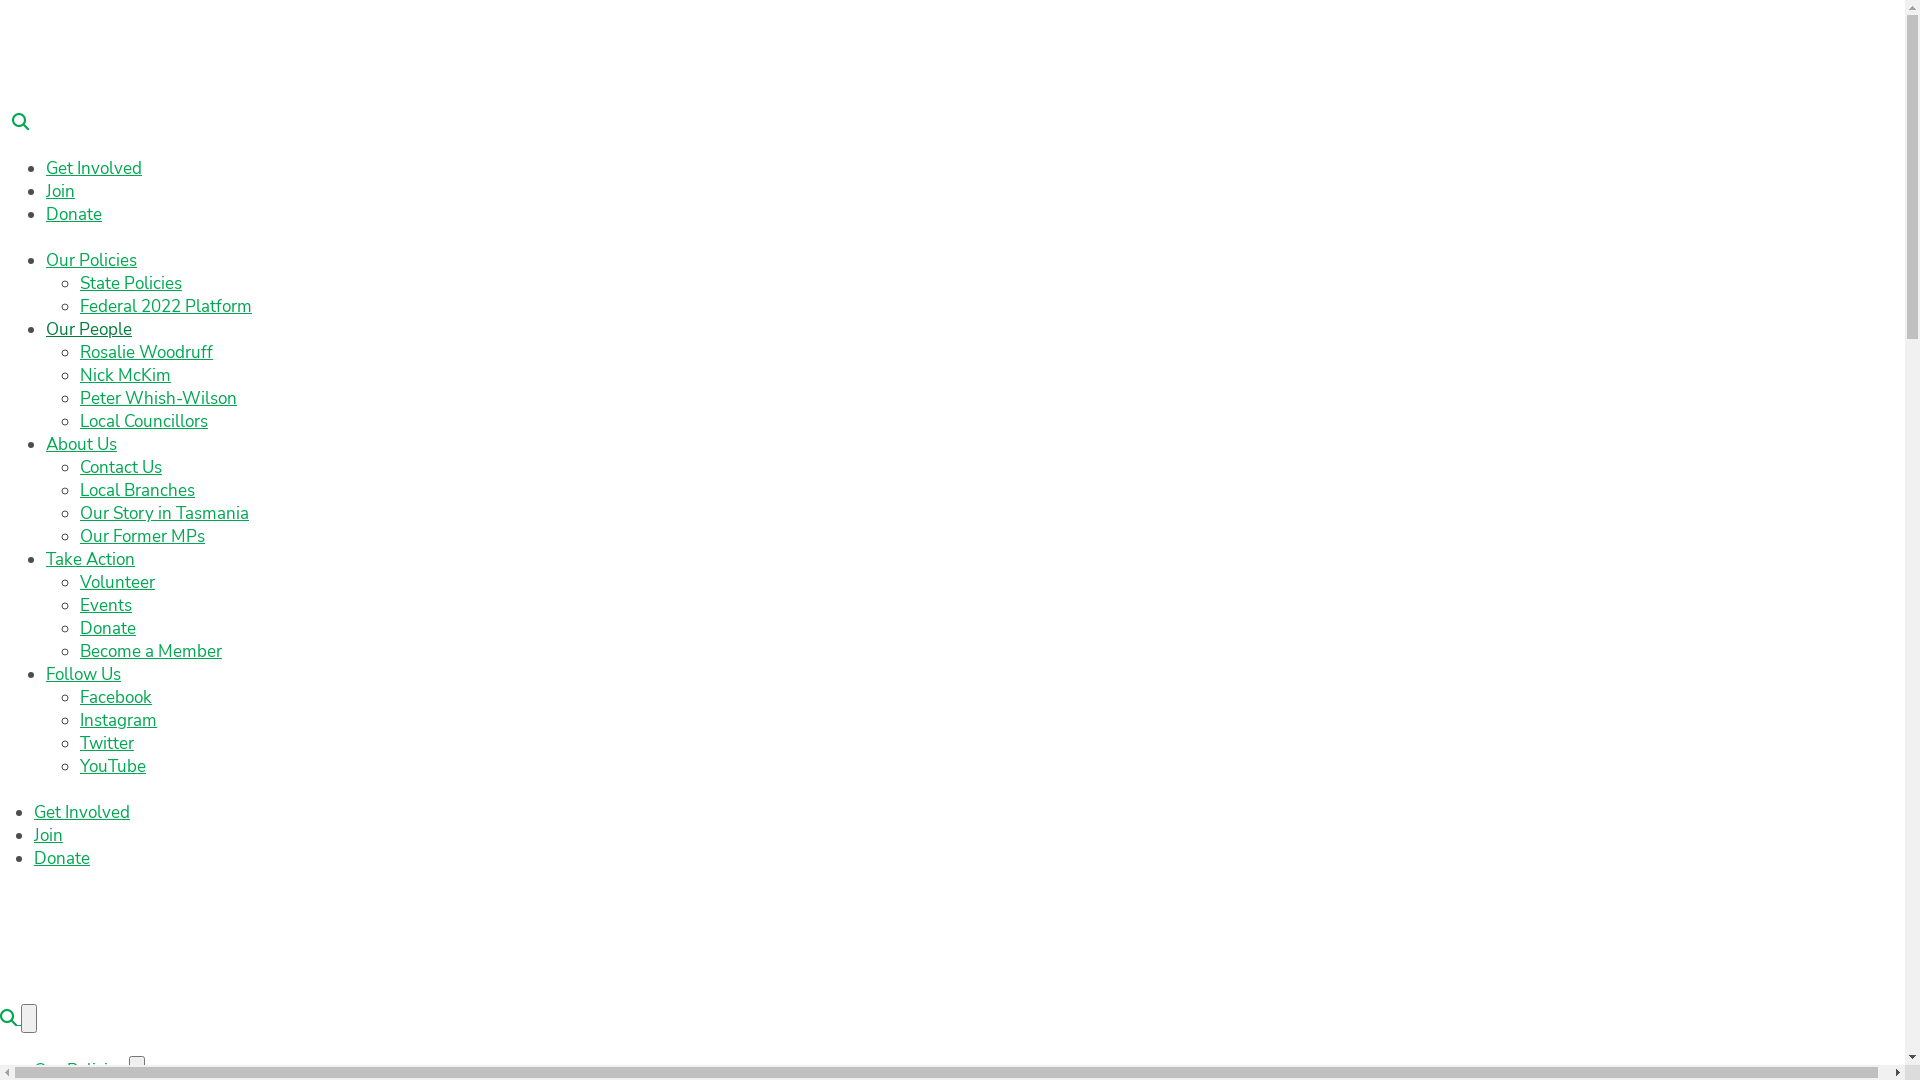 This screenshot has width=1920, height=1080. What do you see at coordinates (157, 398) in the screenshot?
I see `'Peter Whish-Wilson'` at bounding box center [157, 398].